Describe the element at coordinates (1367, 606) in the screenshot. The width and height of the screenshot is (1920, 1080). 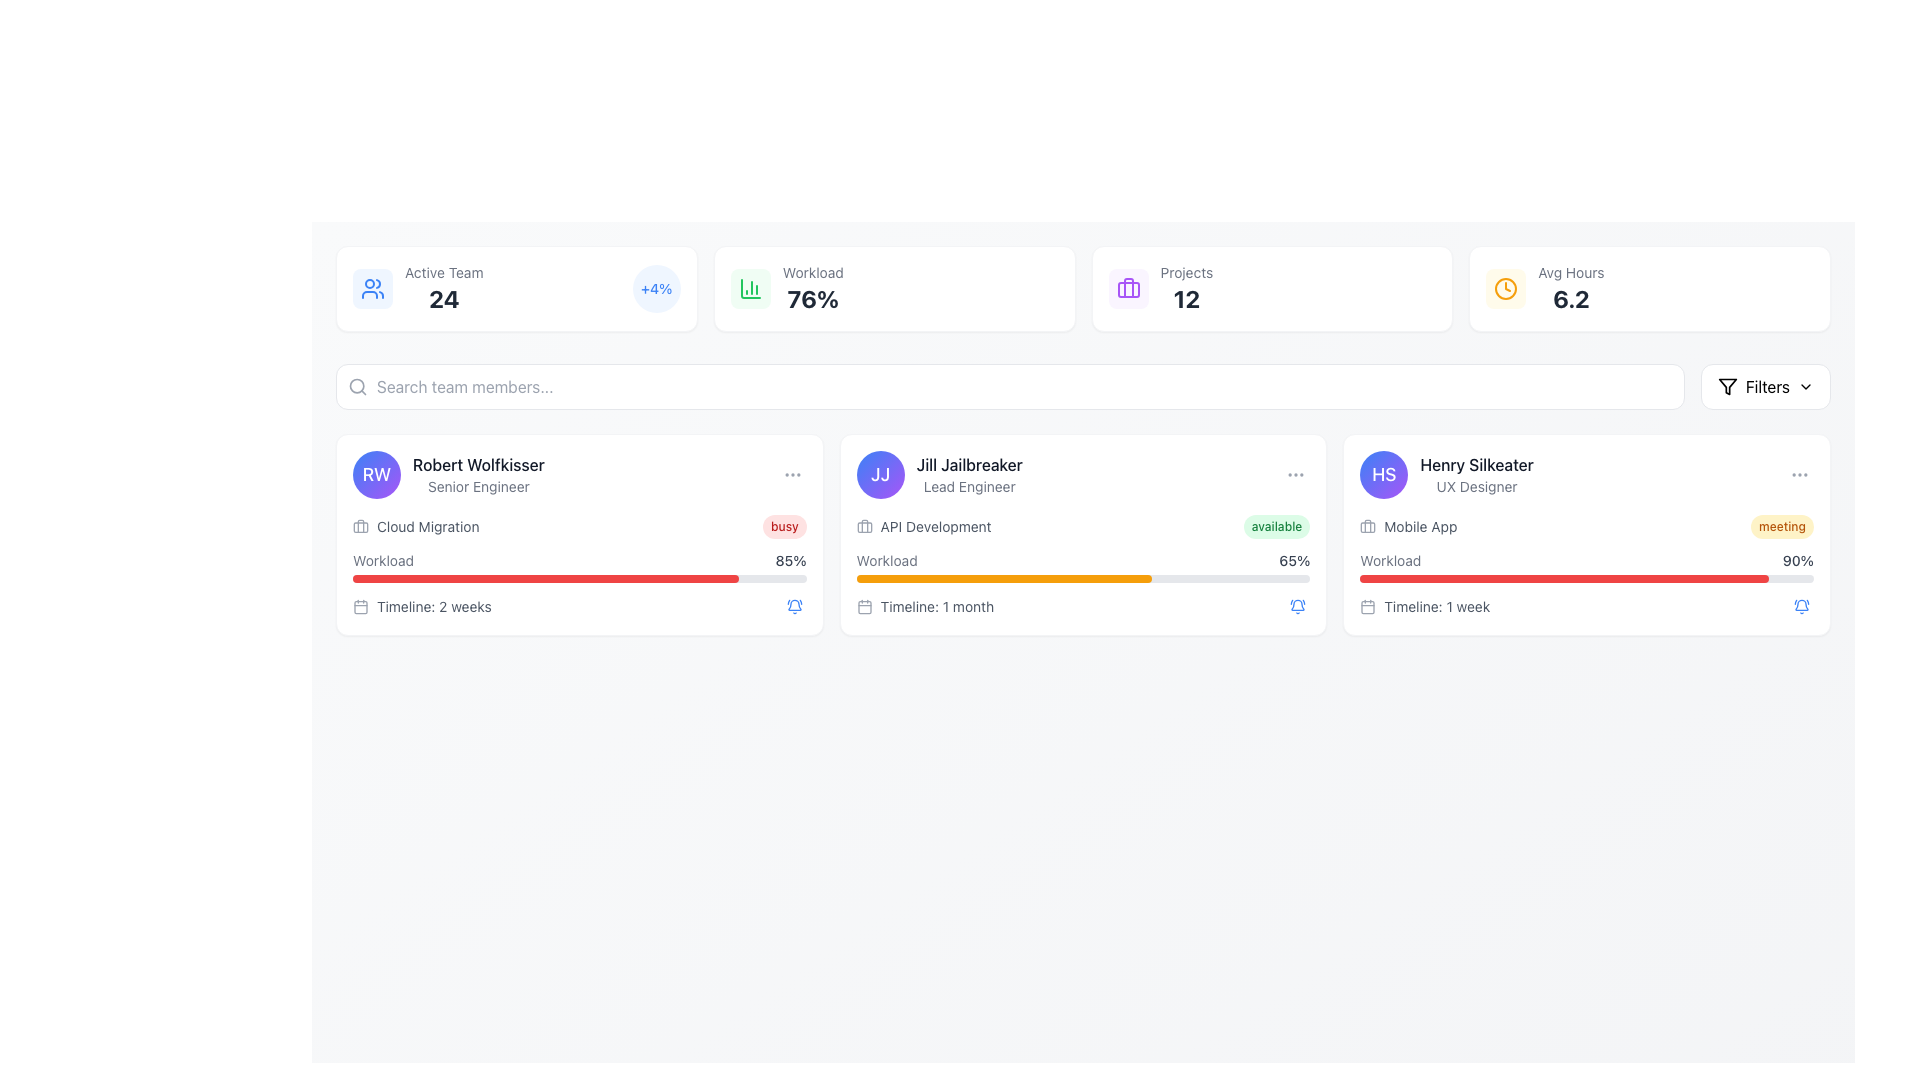
I see `the Decorative SVG graphic that is part of the calendar icon in the UI card for 'Henry Silkeater', located near the workload graph and timeline` at that location.